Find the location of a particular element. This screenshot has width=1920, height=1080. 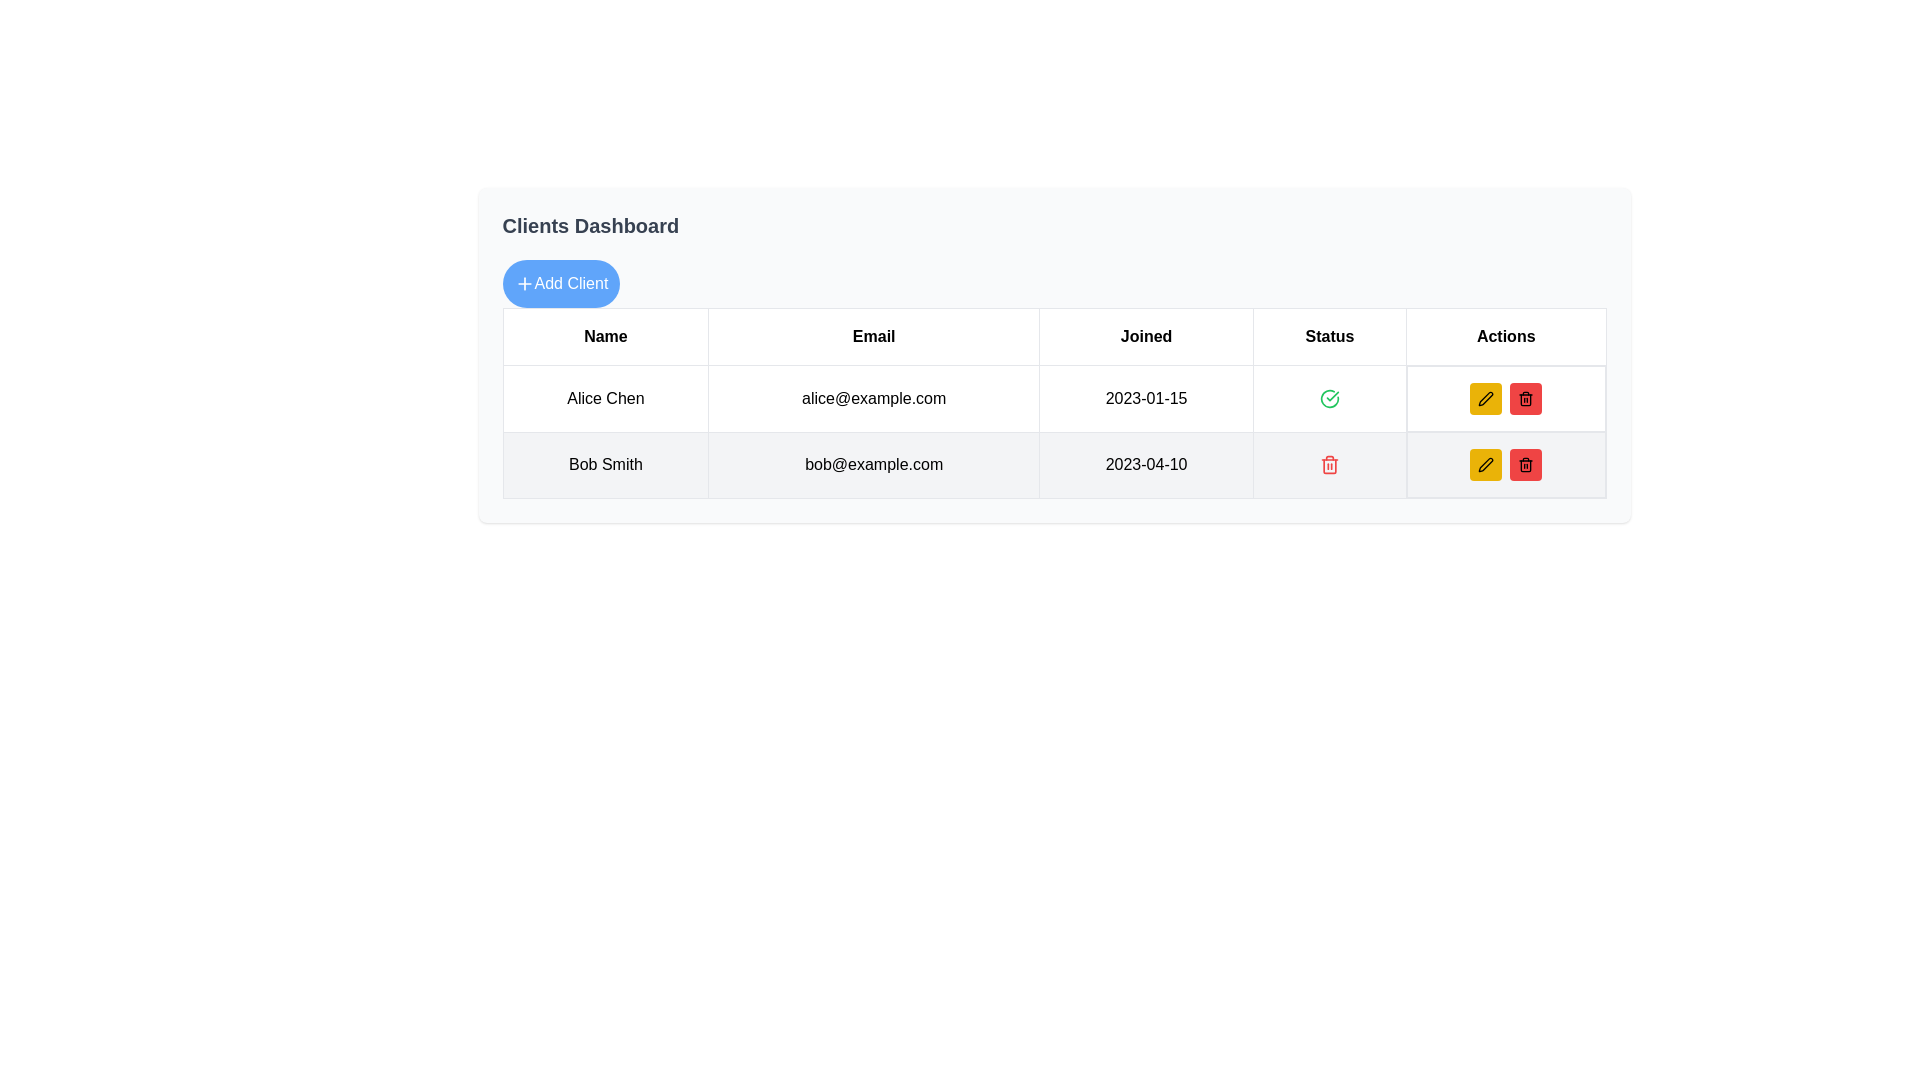

the visual status indicated by the checkmark icon within the green circular border located in the 'Status' column of the first row of the table is located at coordinates (1329, 398).